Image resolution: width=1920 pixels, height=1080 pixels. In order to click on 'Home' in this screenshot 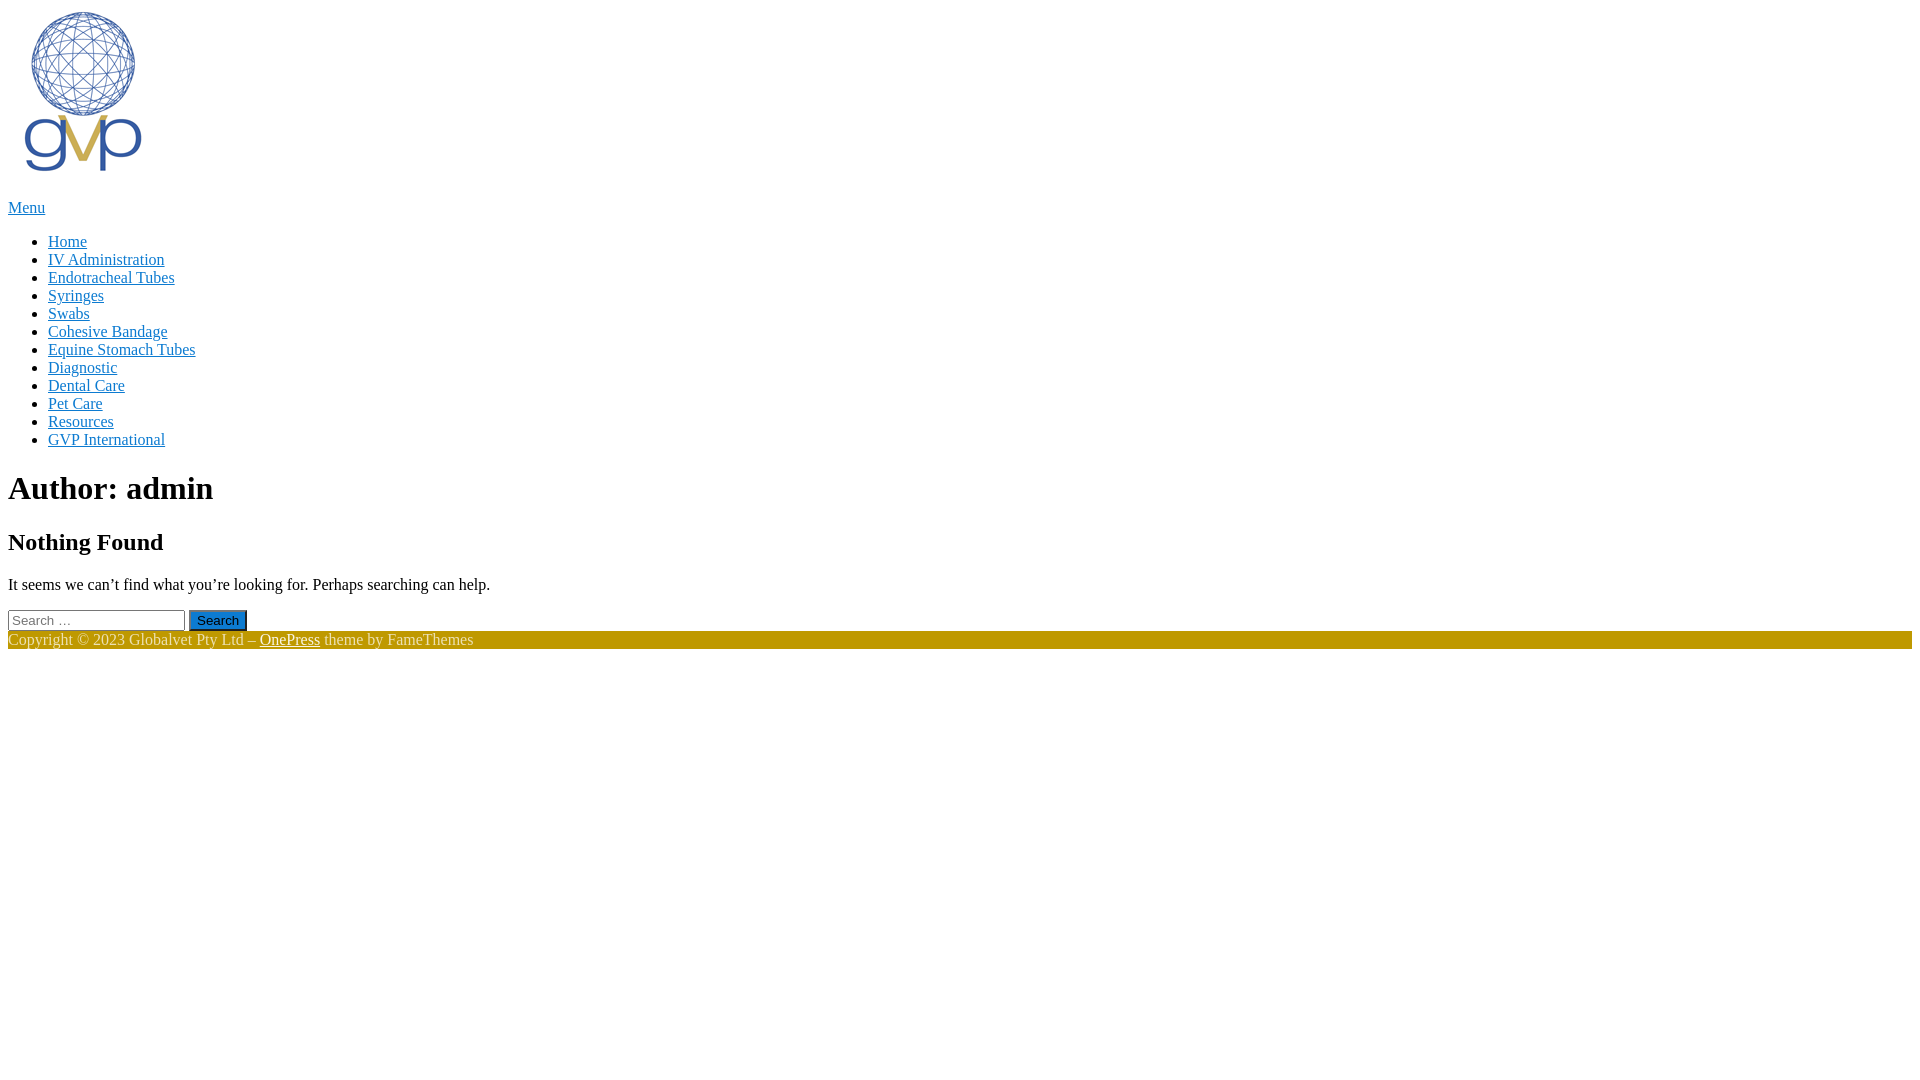, I will do `click(67, 240)`.